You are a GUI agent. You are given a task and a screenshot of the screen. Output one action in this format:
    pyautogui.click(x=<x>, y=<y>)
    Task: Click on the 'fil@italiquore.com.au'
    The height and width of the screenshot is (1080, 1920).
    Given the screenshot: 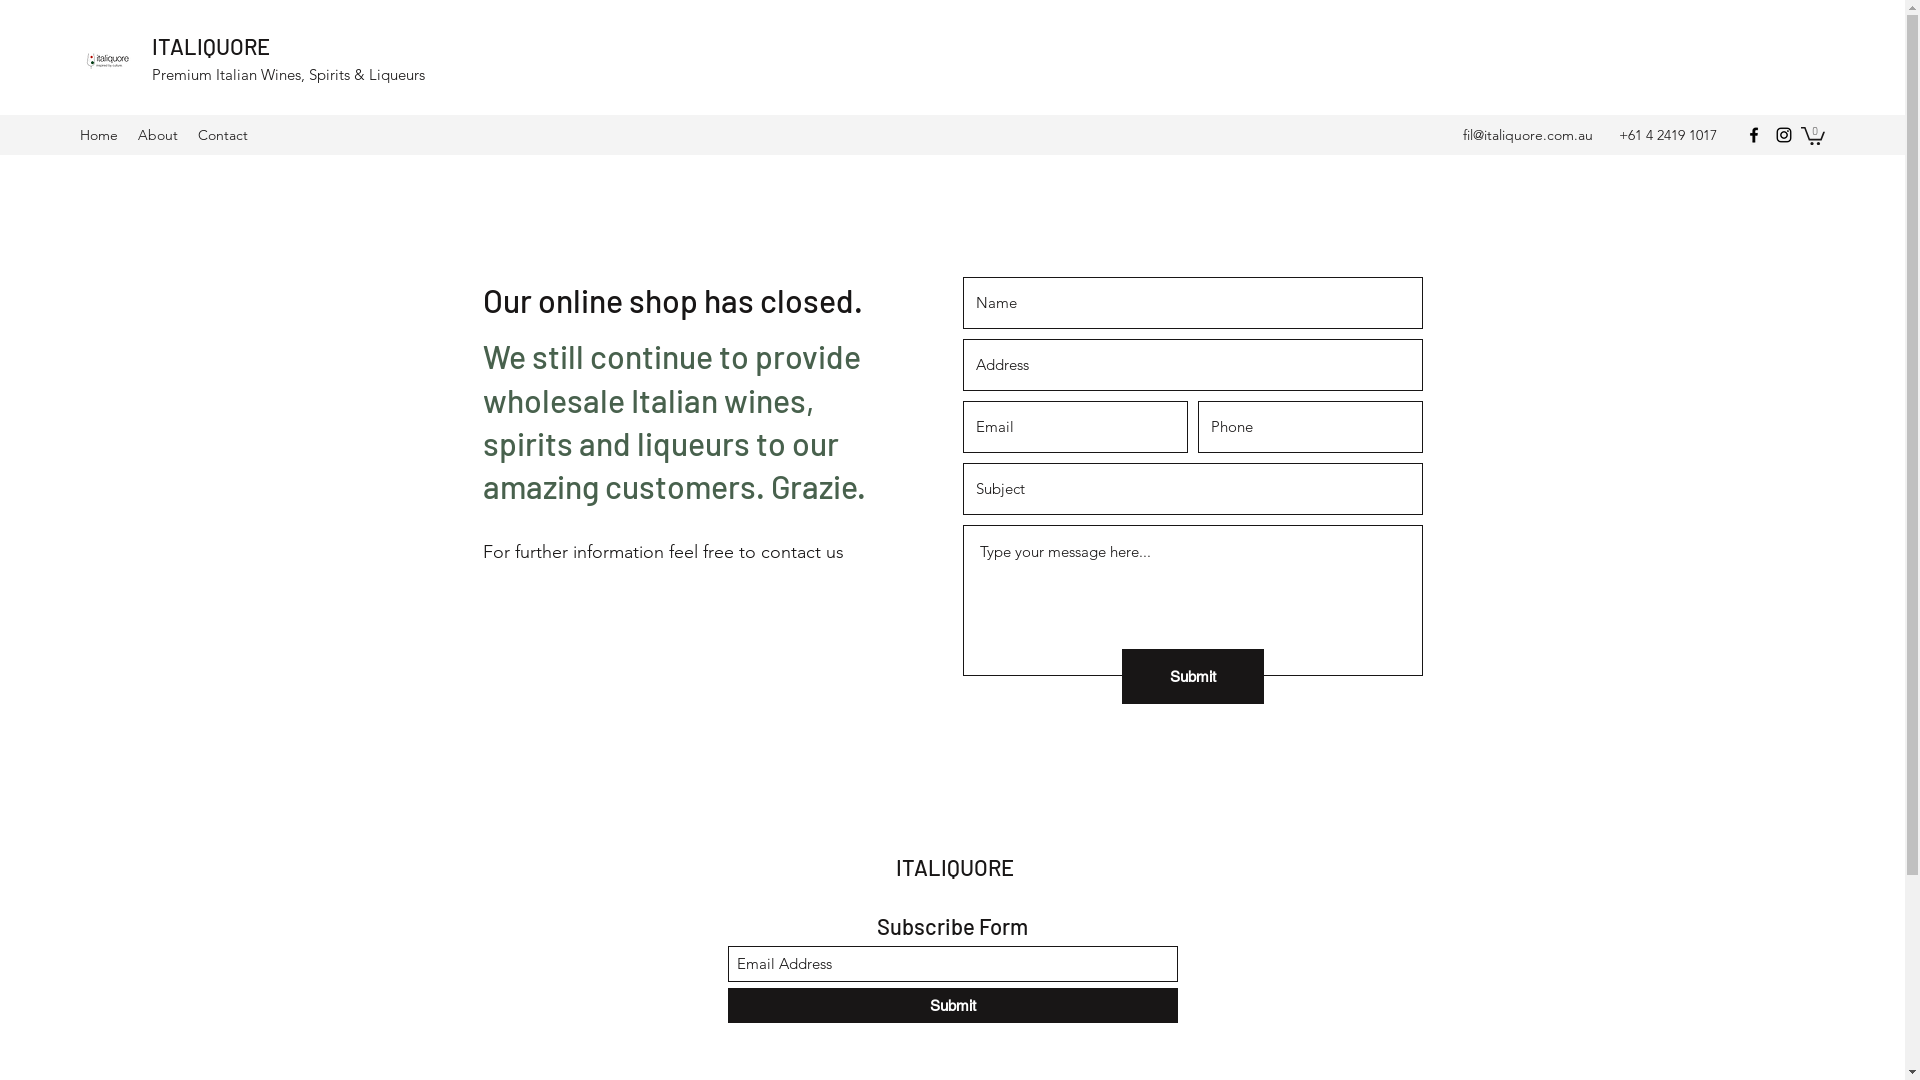 What is the action you would take?
    pyautogui.click(x=1526, y=135)
    